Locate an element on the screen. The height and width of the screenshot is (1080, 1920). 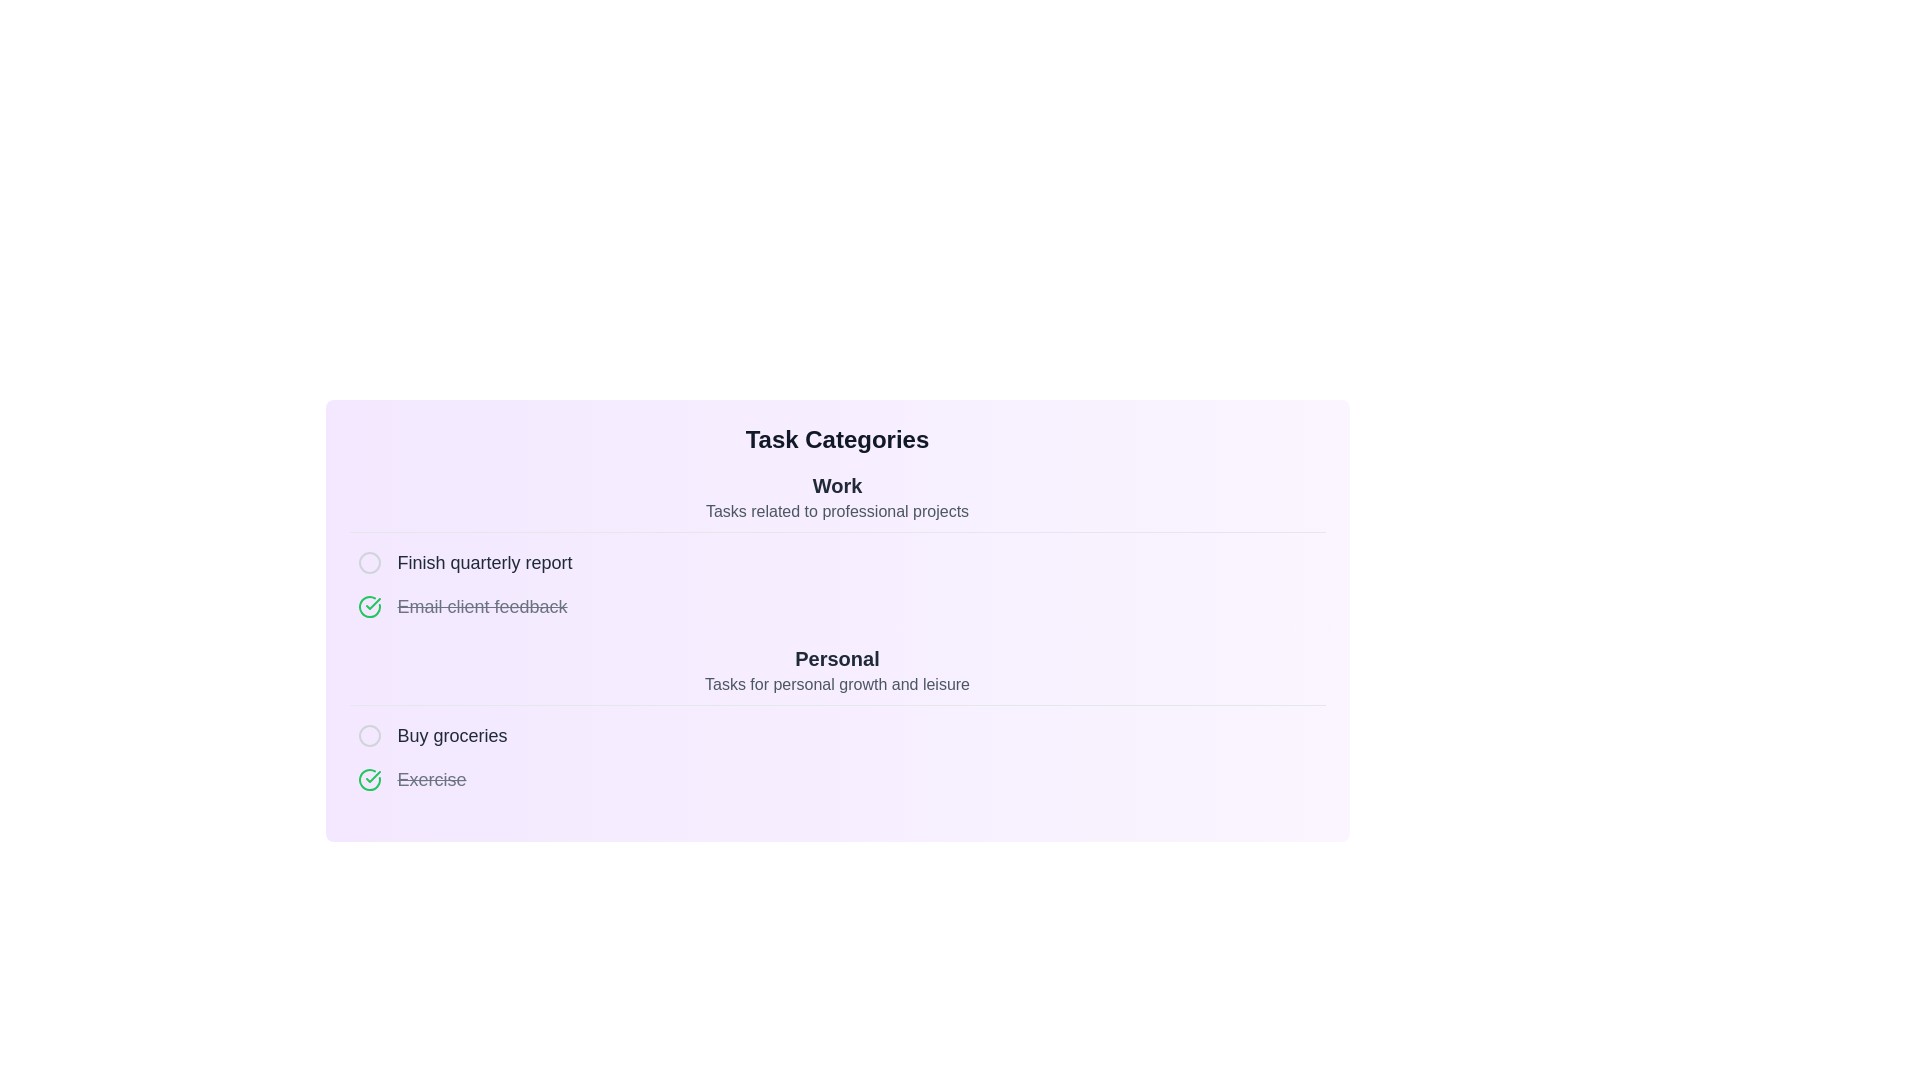
the 'Buy groceries' label which is styled in a larger dark gray font and is located next to a circular radio-style indicator in the 'Personal' section is located at coordinates (431, 736).